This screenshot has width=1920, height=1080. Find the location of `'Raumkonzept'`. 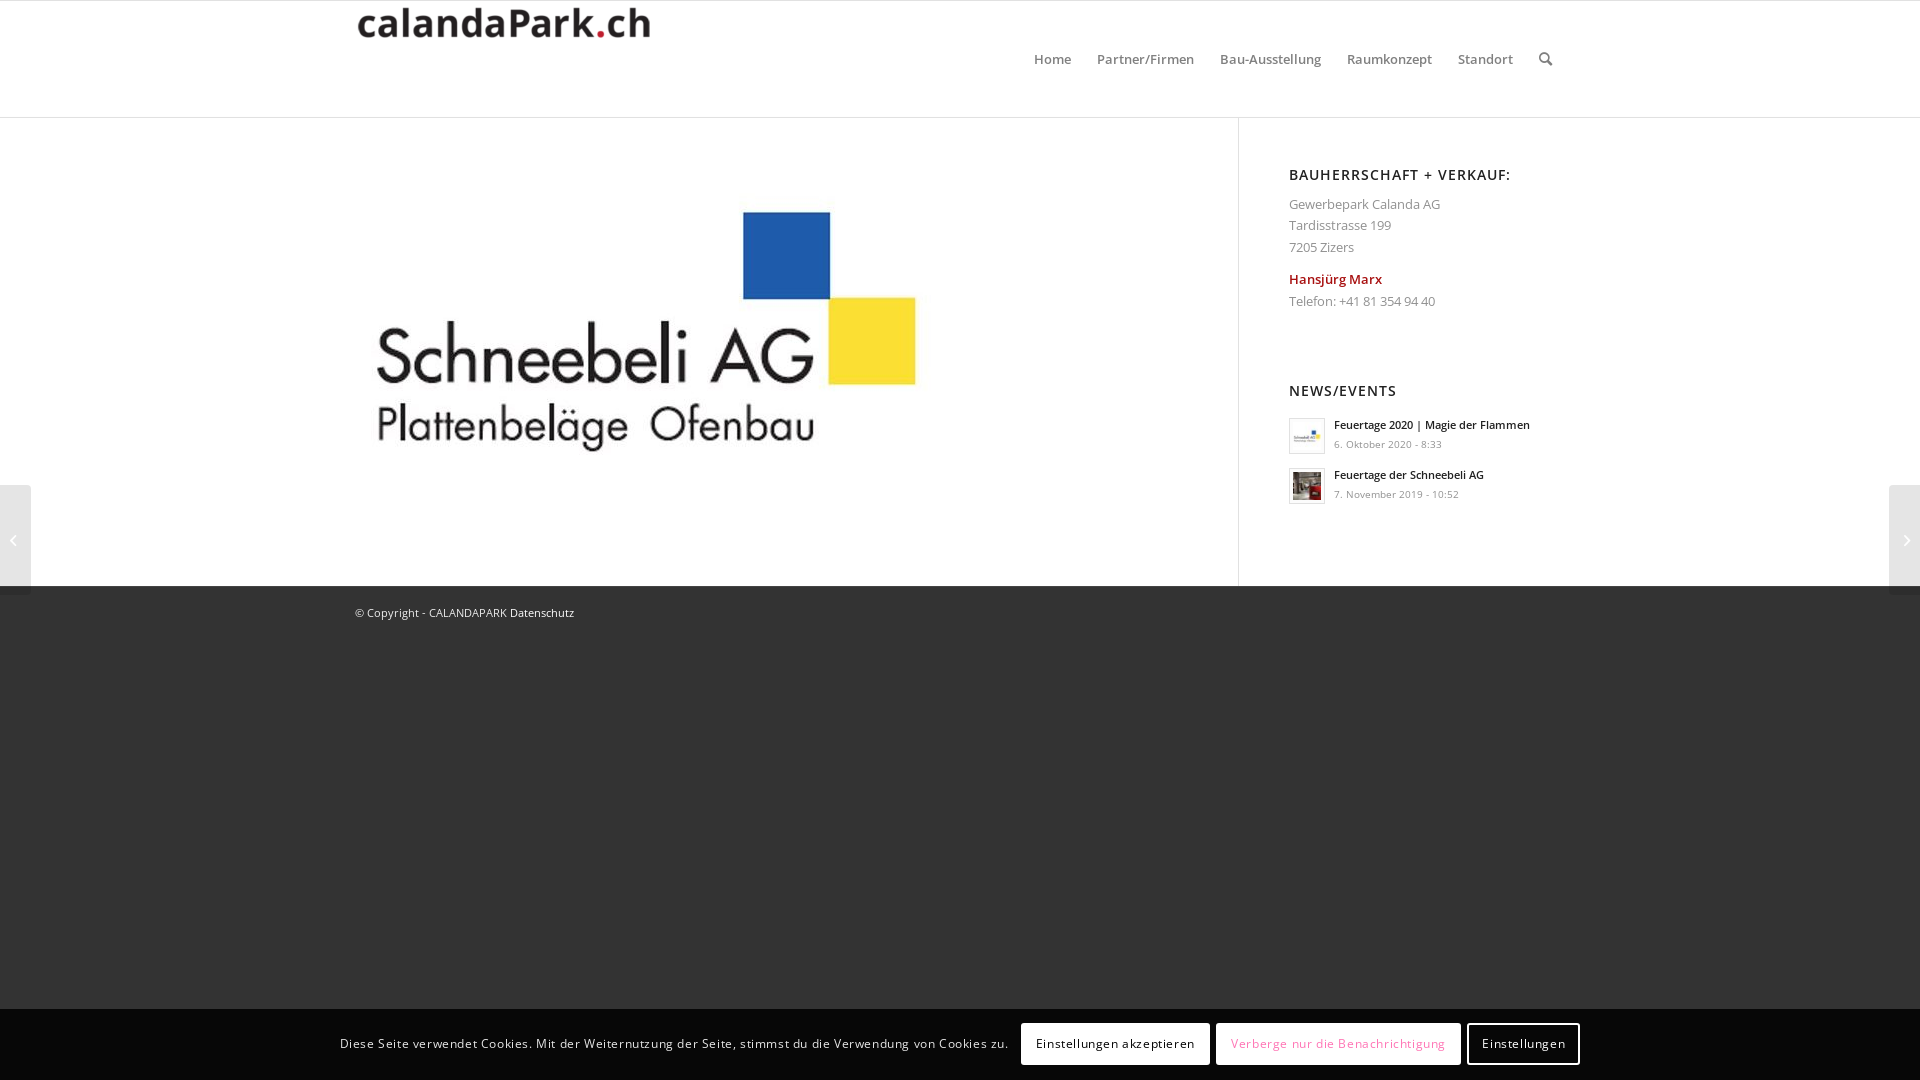

'Raumkonzept' is located at coordinates (1388, 57).